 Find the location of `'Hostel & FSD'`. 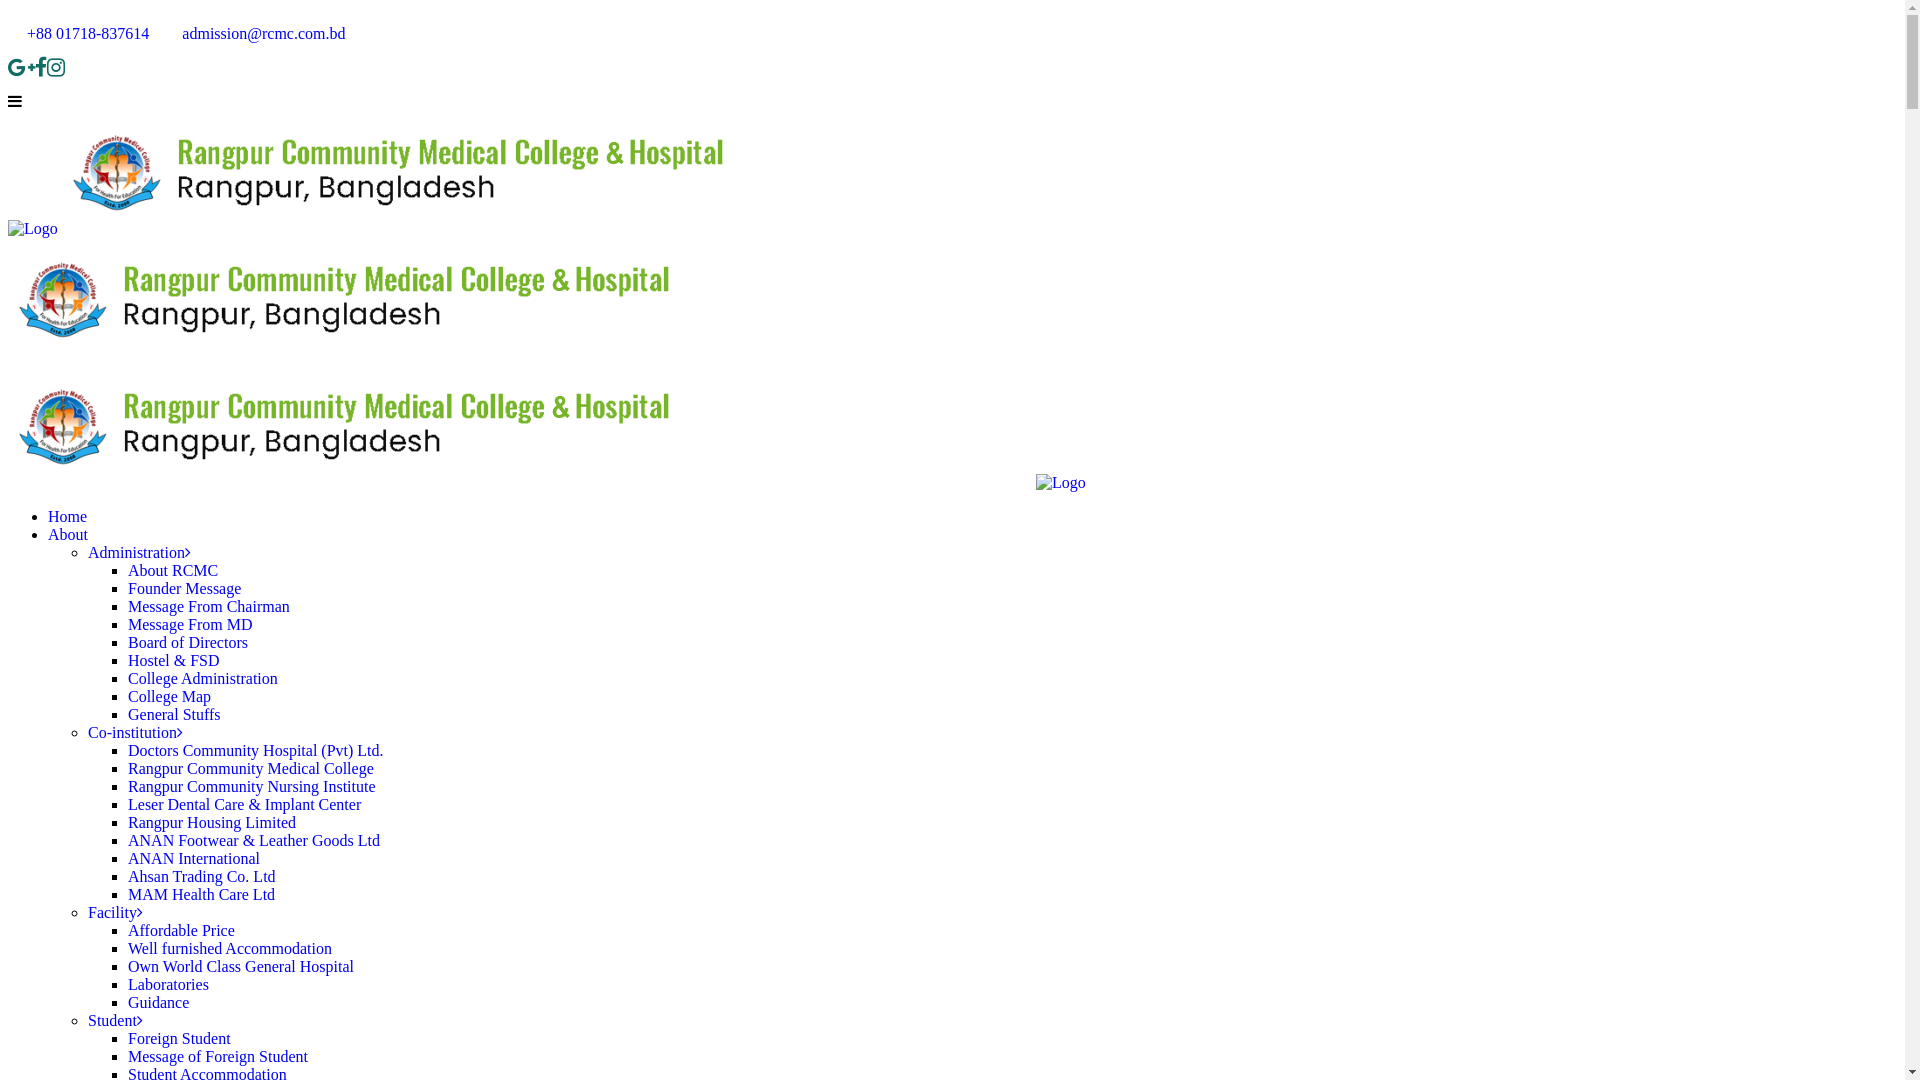

'Hostel & FSD' is located at coordinates (173, 660).